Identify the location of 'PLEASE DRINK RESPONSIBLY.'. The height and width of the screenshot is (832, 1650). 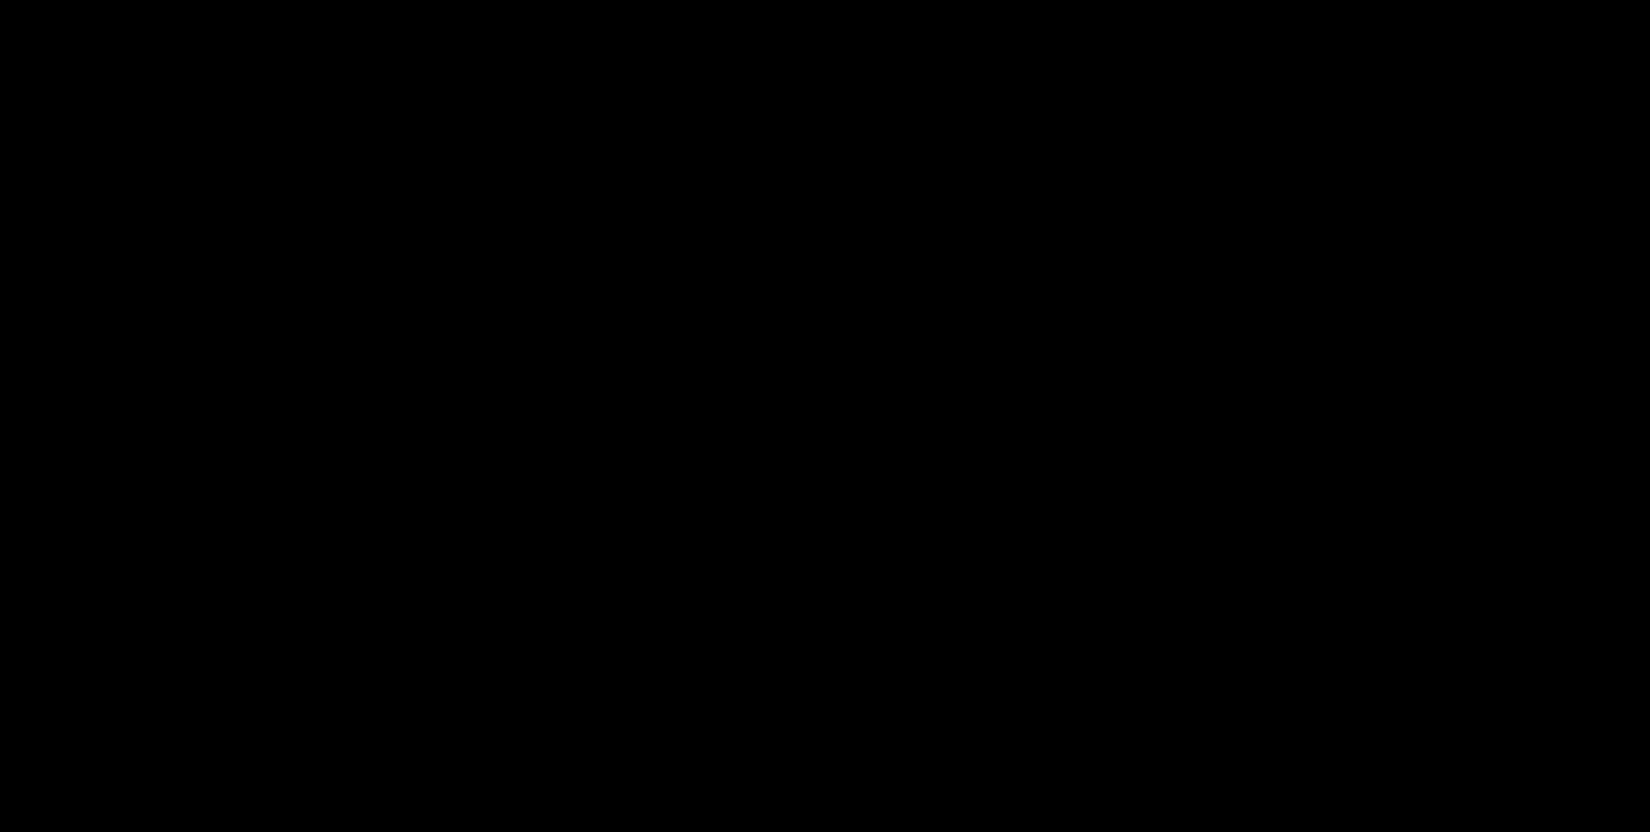
(823, 733).